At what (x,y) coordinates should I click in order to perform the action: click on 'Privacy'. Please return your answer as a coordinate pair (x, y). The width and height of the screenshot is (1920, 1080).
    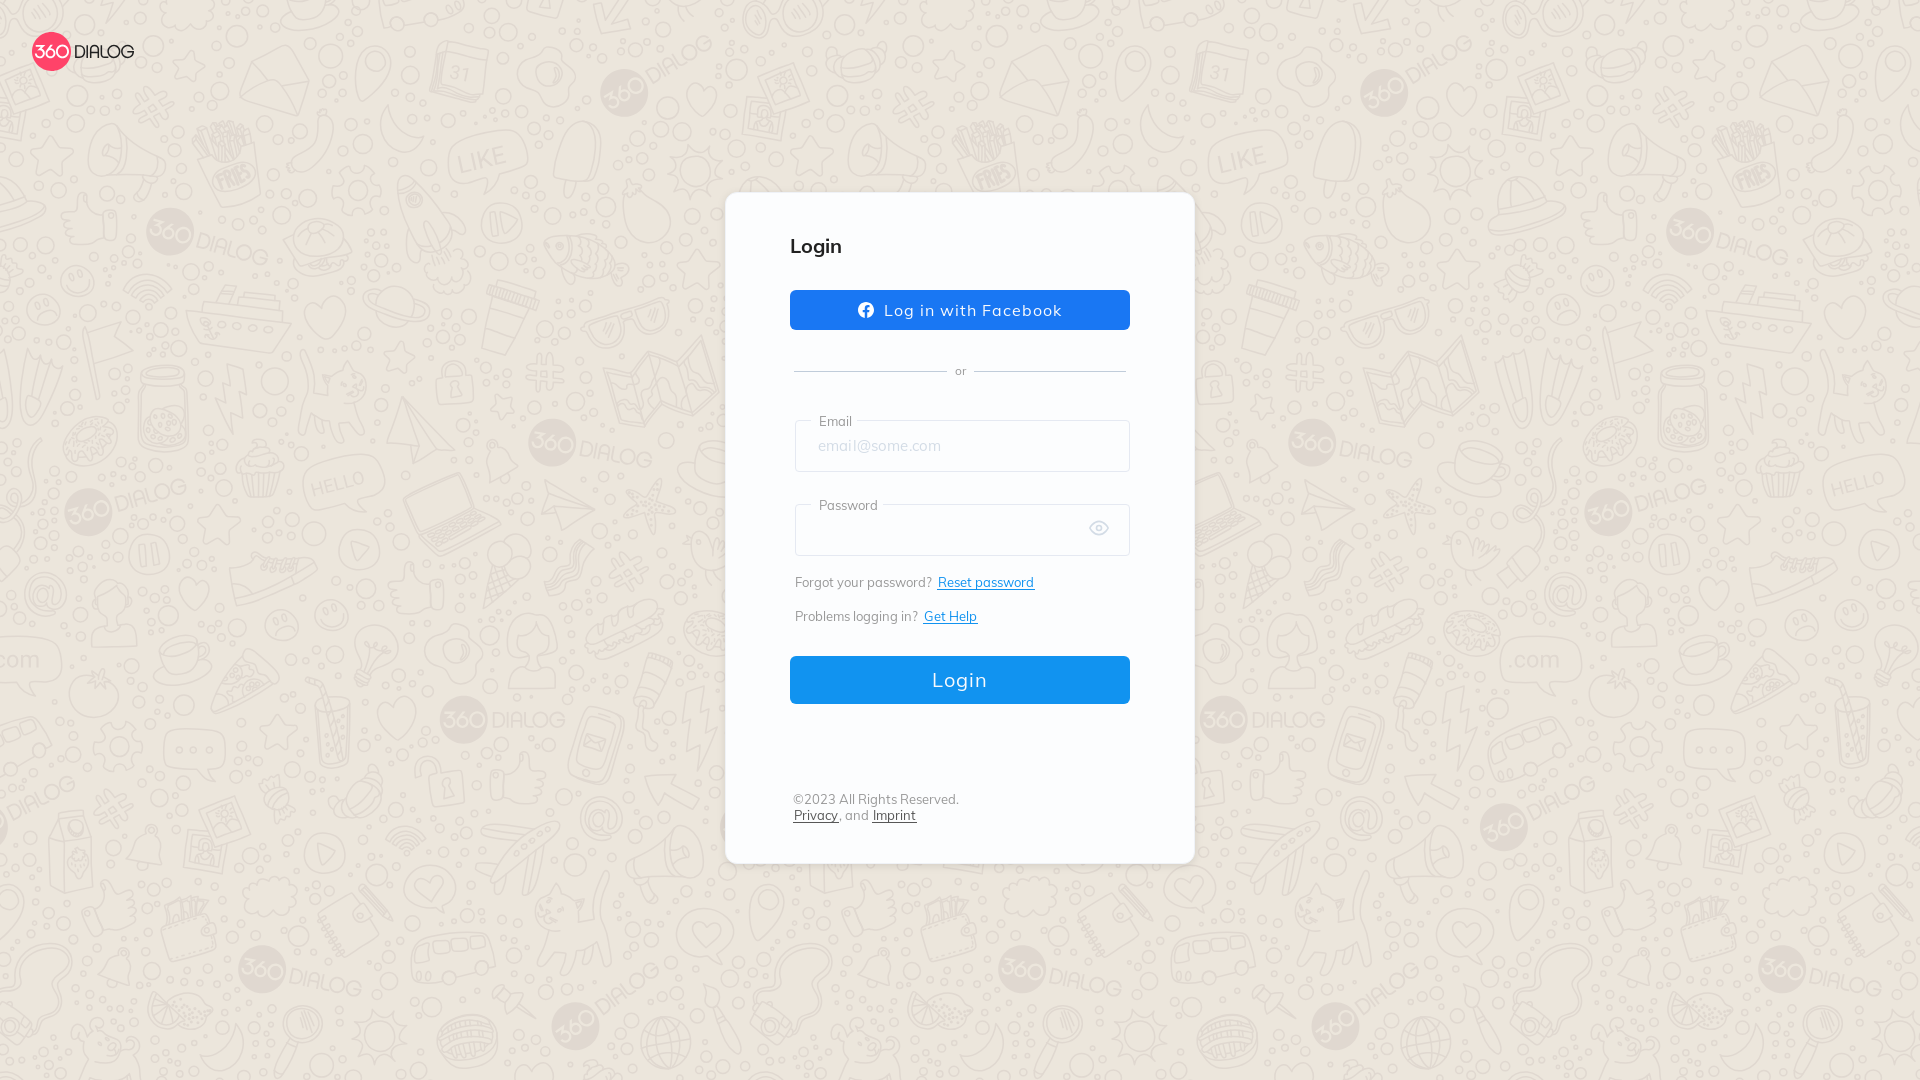
    Looking at the image, I should click on (815, 814).